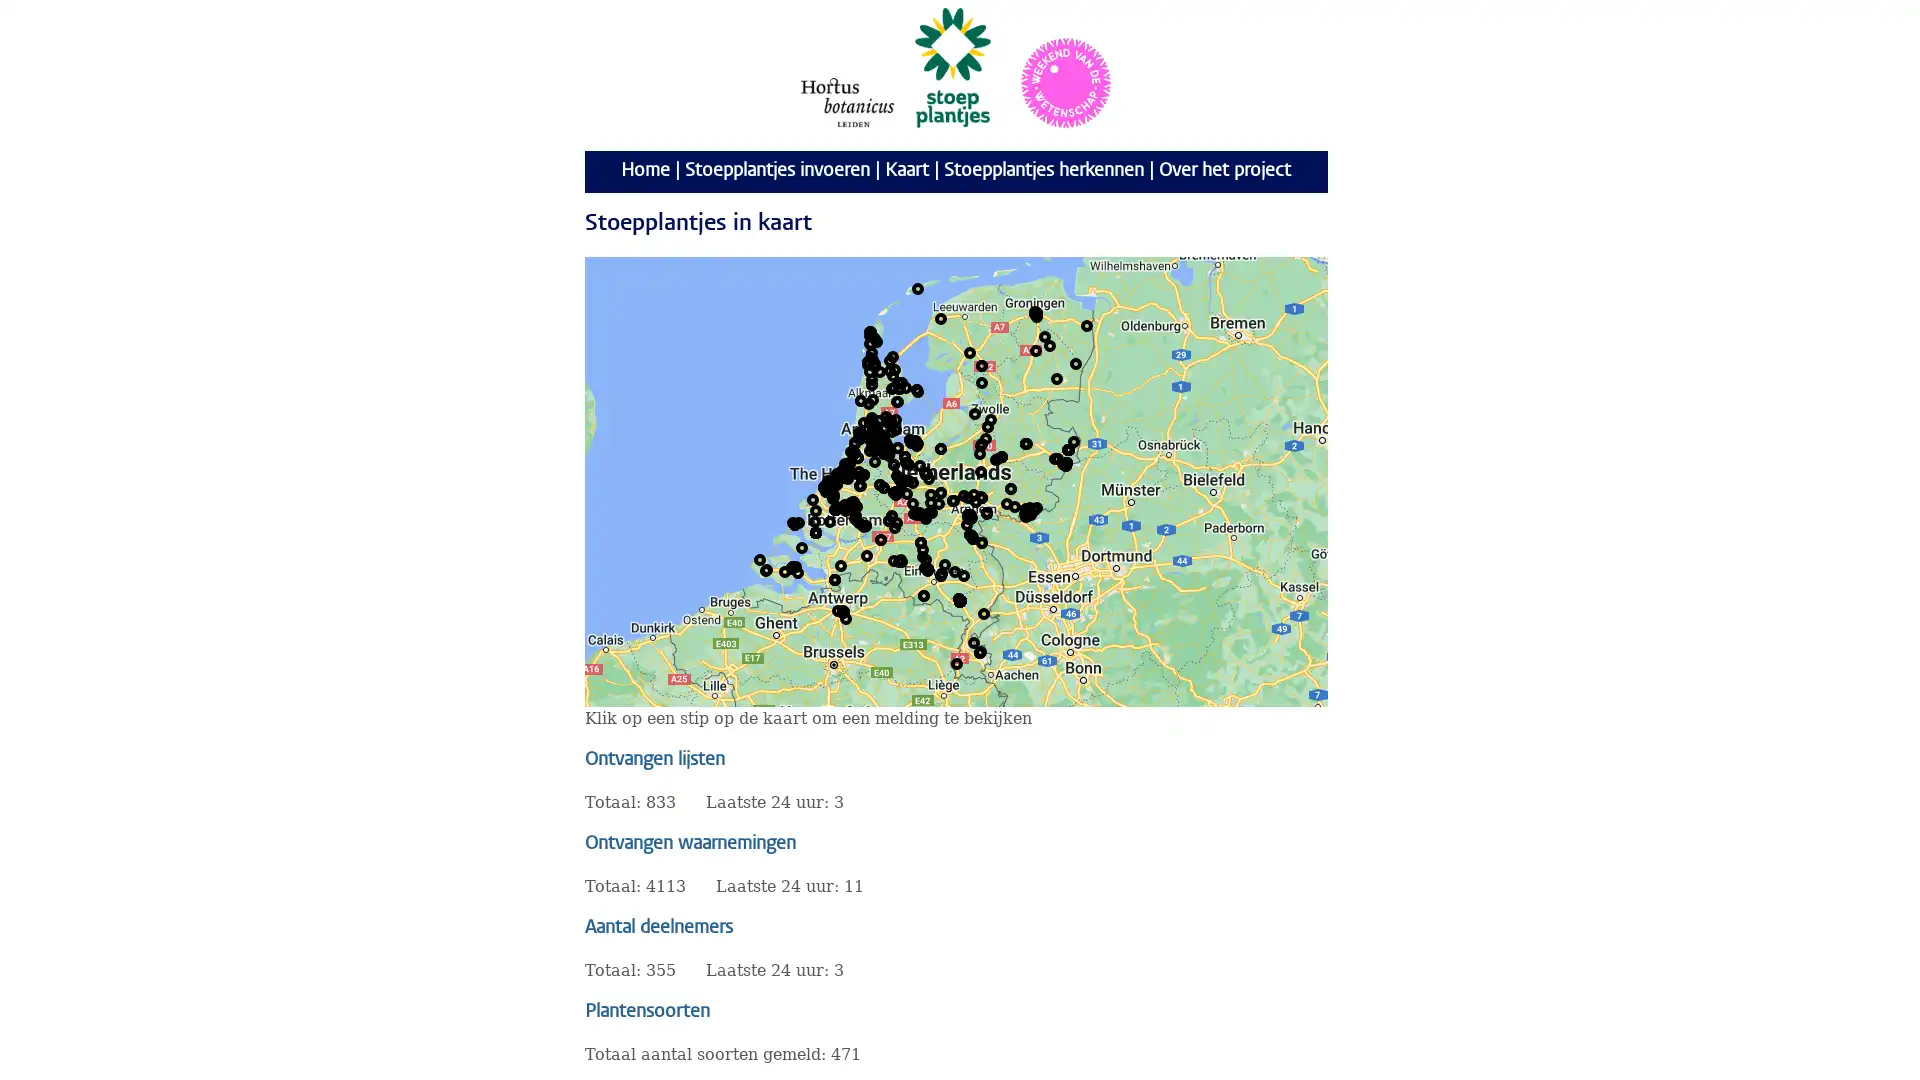 This screenshot has height=1080, width=1920. What do you see at coordinates (921, 555) in the screenshot?
I see `Telling van Anita op 13 oktober 2021` at bounding box center [921, 555].